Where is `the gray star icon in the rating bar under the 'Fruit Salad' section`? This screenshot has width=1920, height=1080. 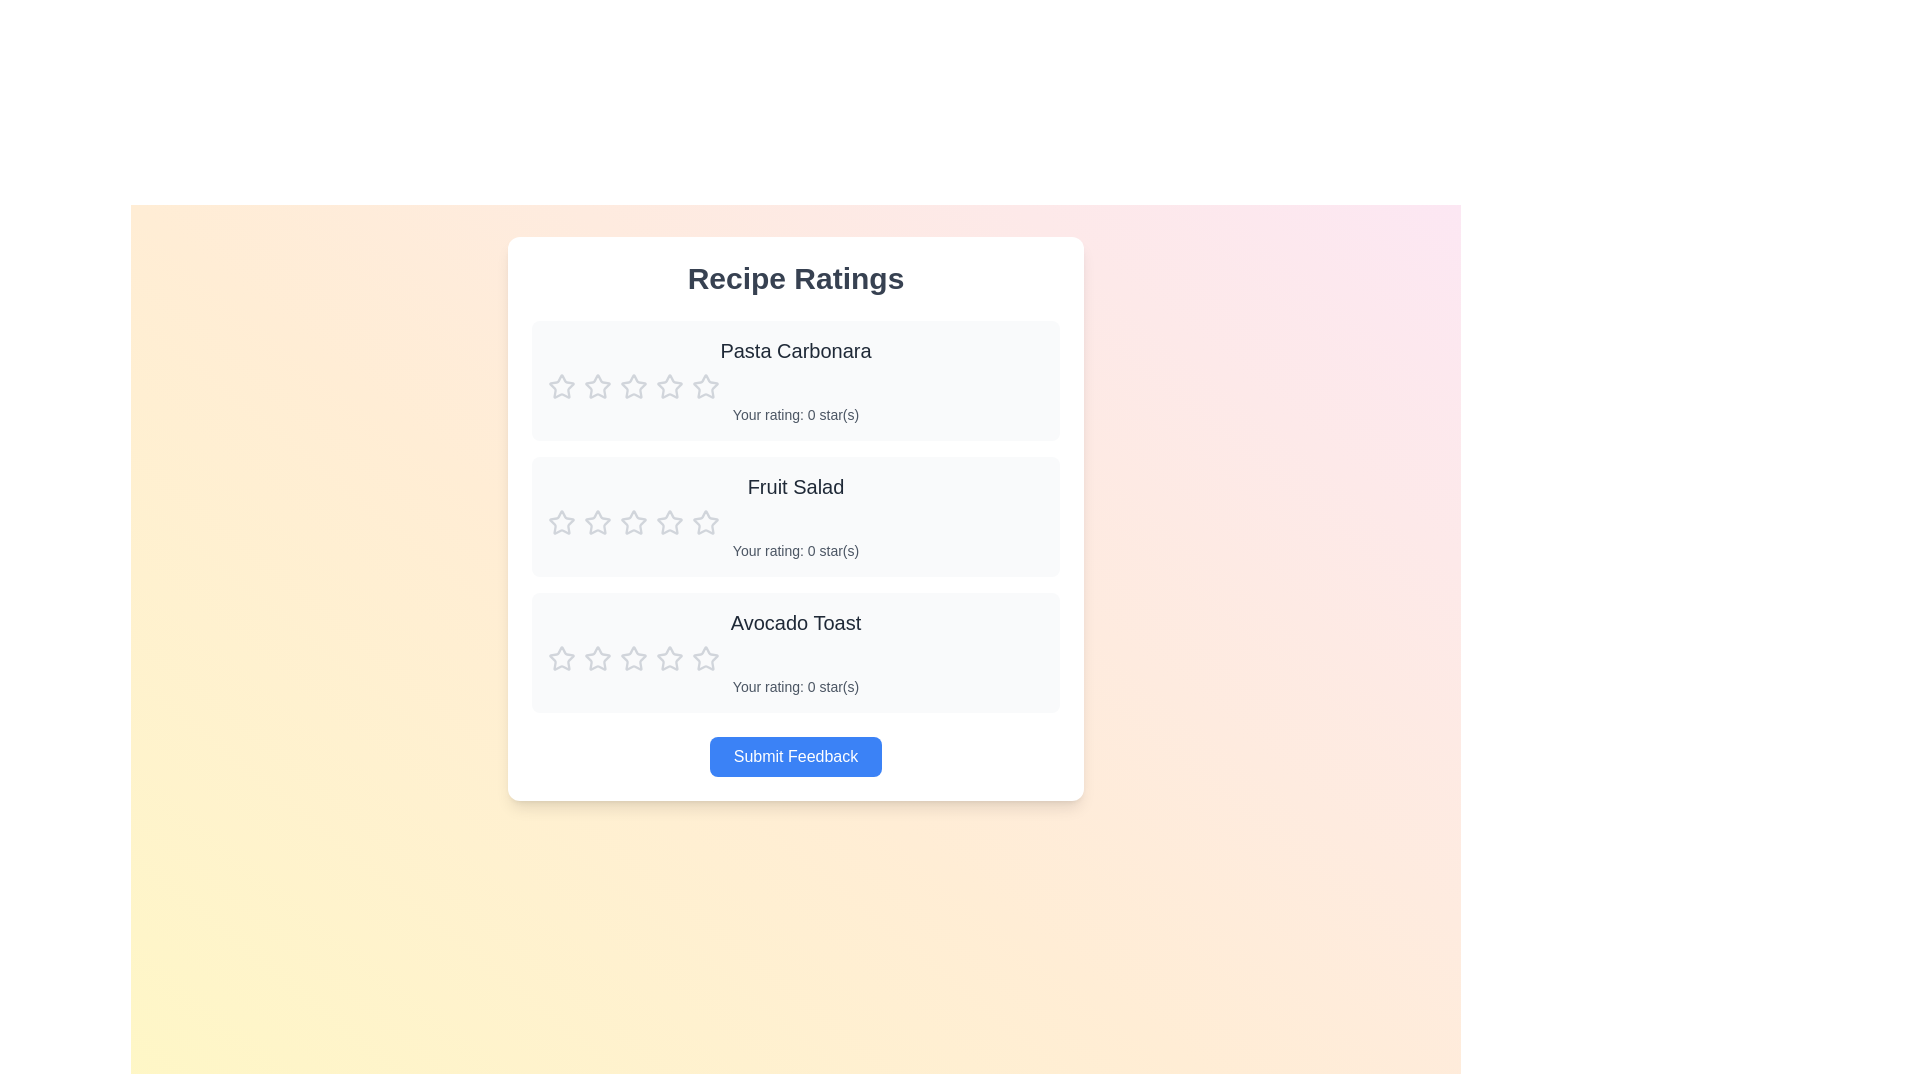 the gray star icon in the rating bar under the 'Fruit Salad' section is located at coordinates (705, 522).